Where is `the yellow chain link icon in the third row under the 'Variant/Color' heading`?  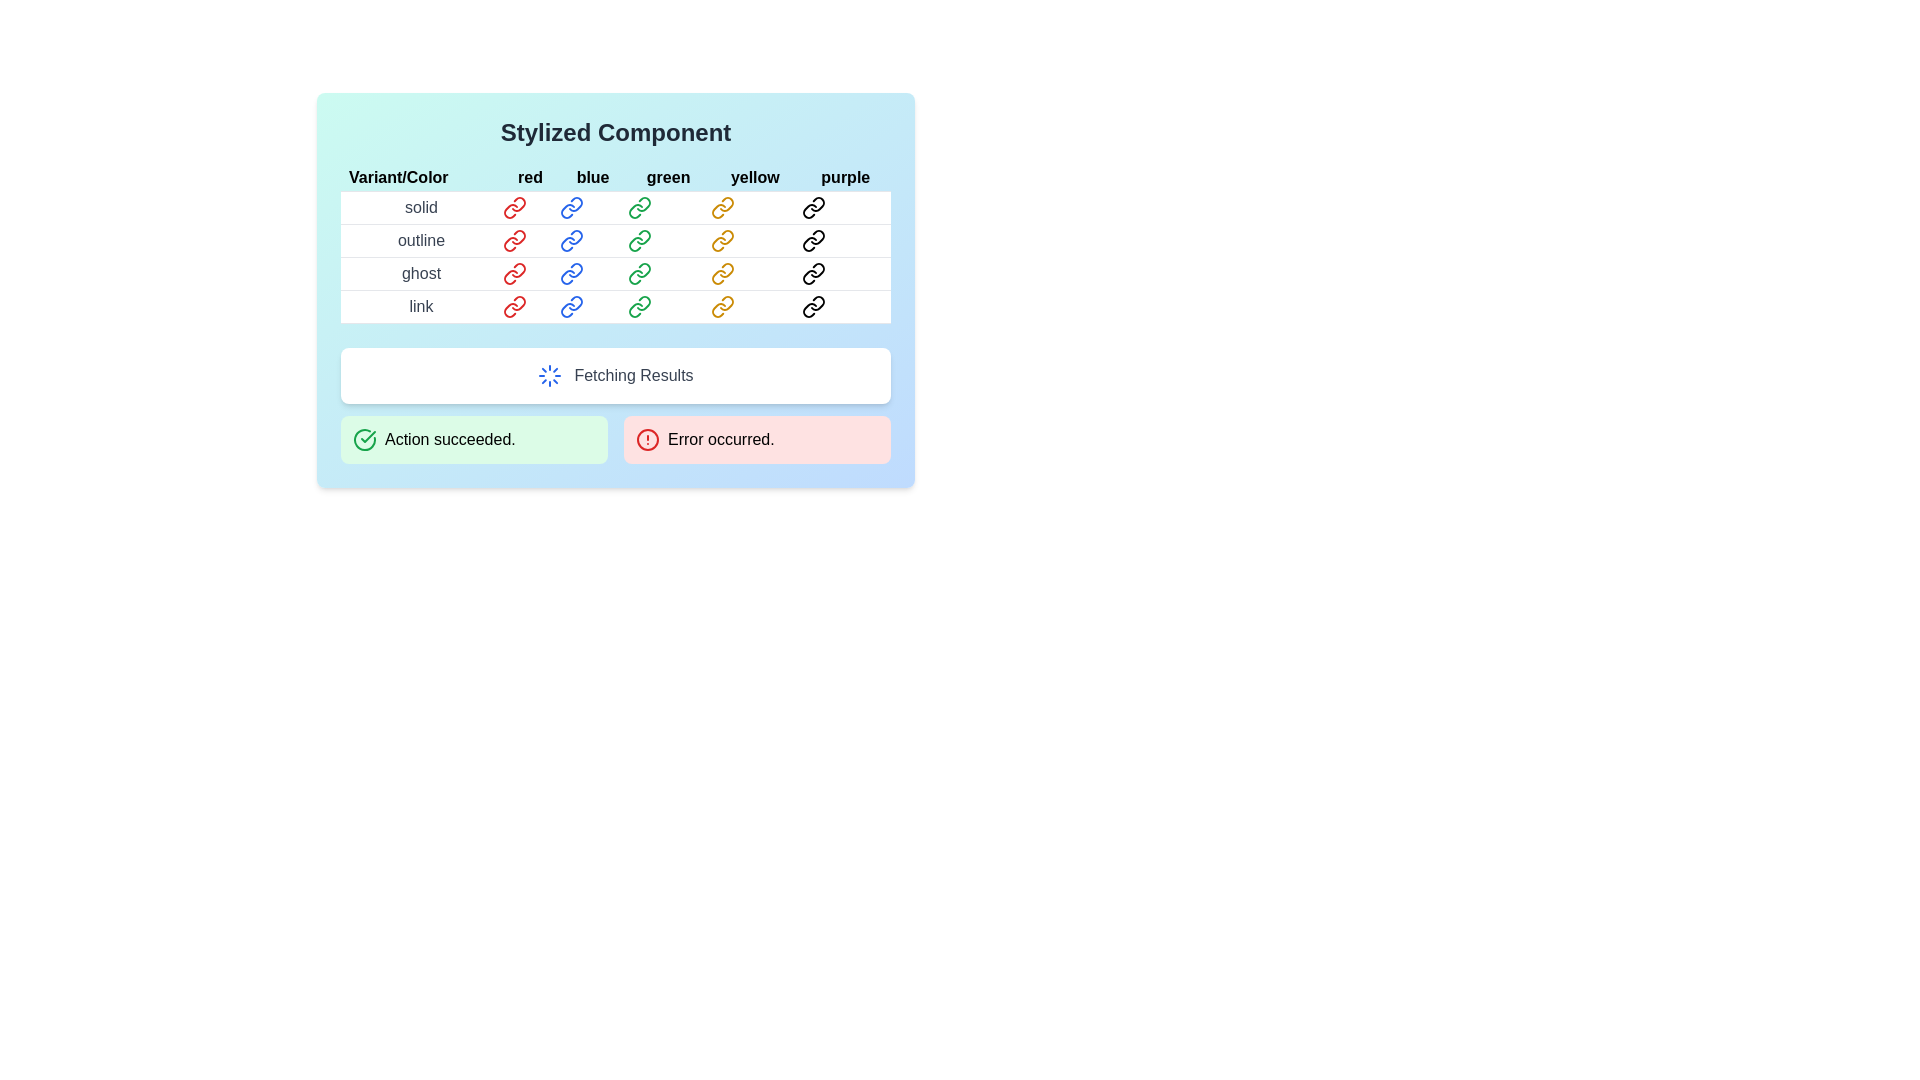
the yellow chain link icon in the third row under the 'Variant/Color' heading is located at coordinates (722, 273).